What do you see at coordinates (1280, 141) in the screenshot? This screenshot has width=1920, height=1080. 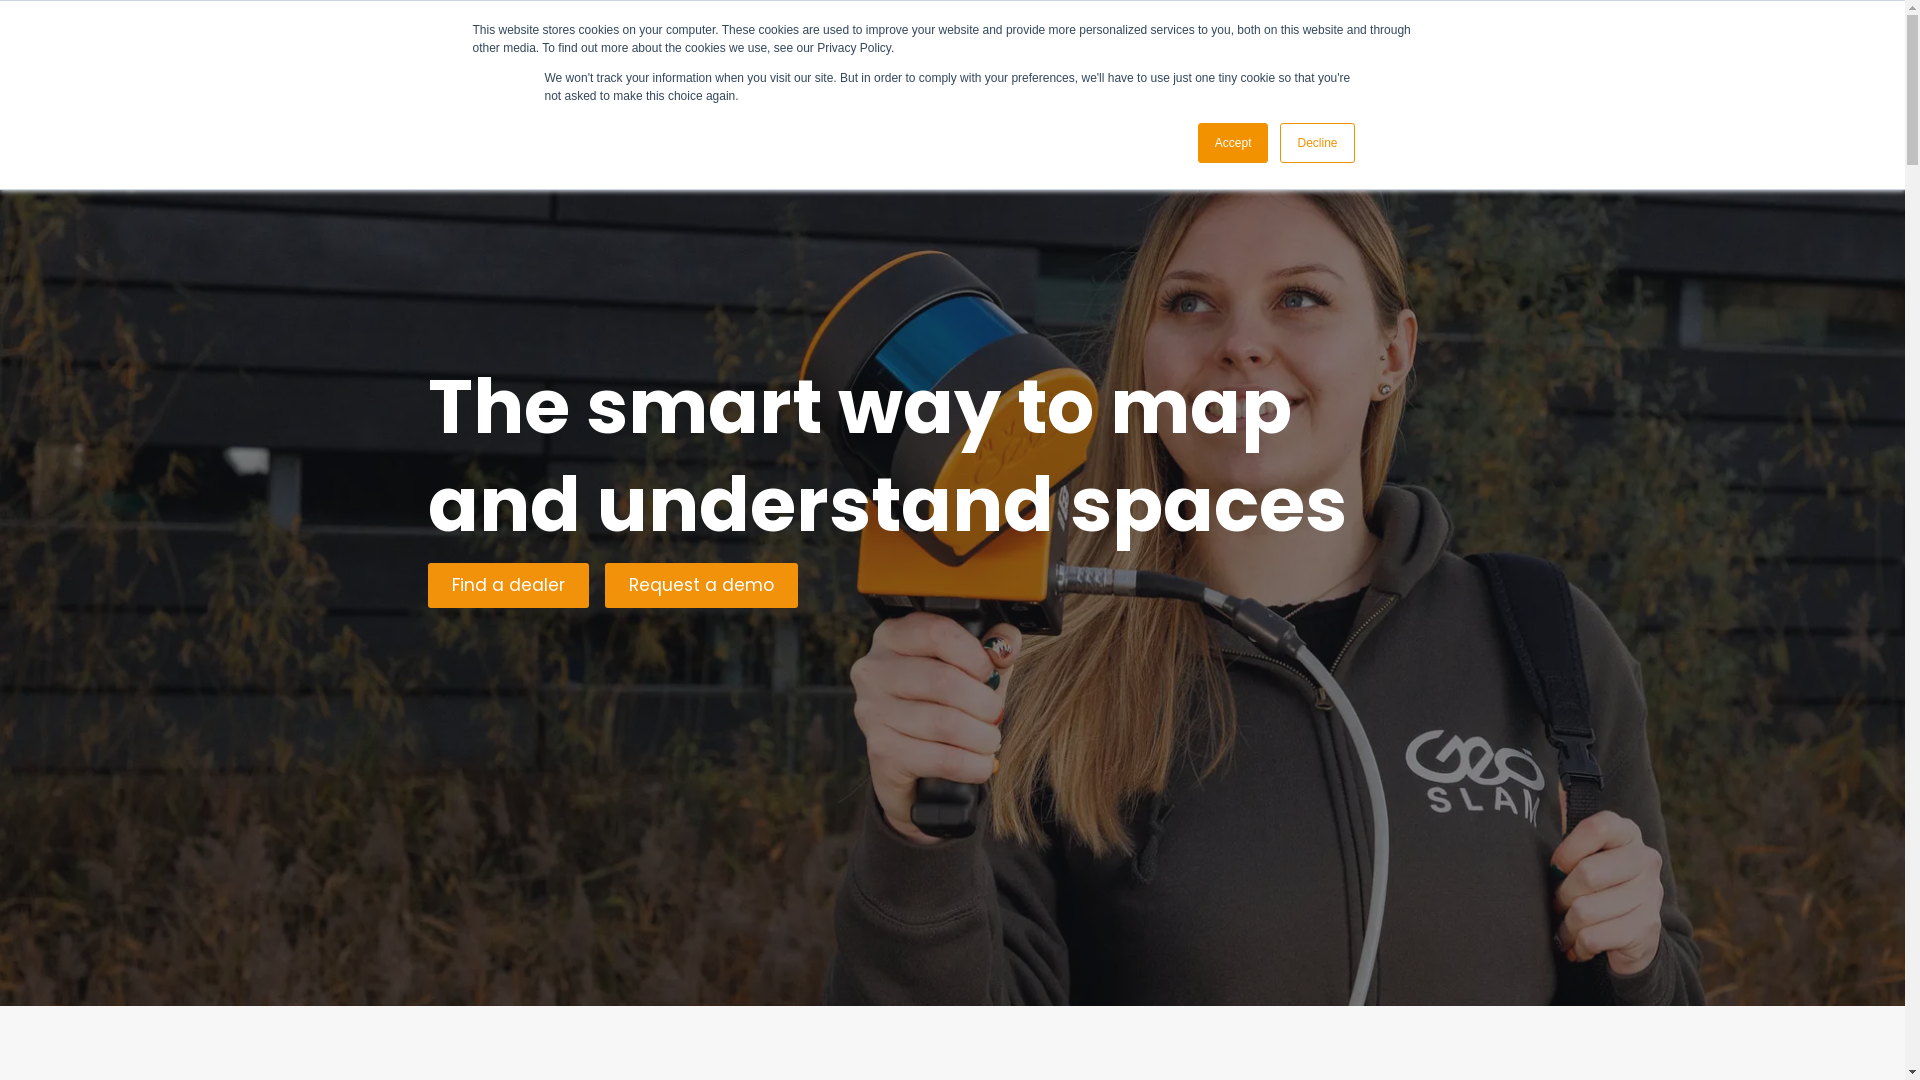 I see `'Decline'` at bounding box center [1280, 141].